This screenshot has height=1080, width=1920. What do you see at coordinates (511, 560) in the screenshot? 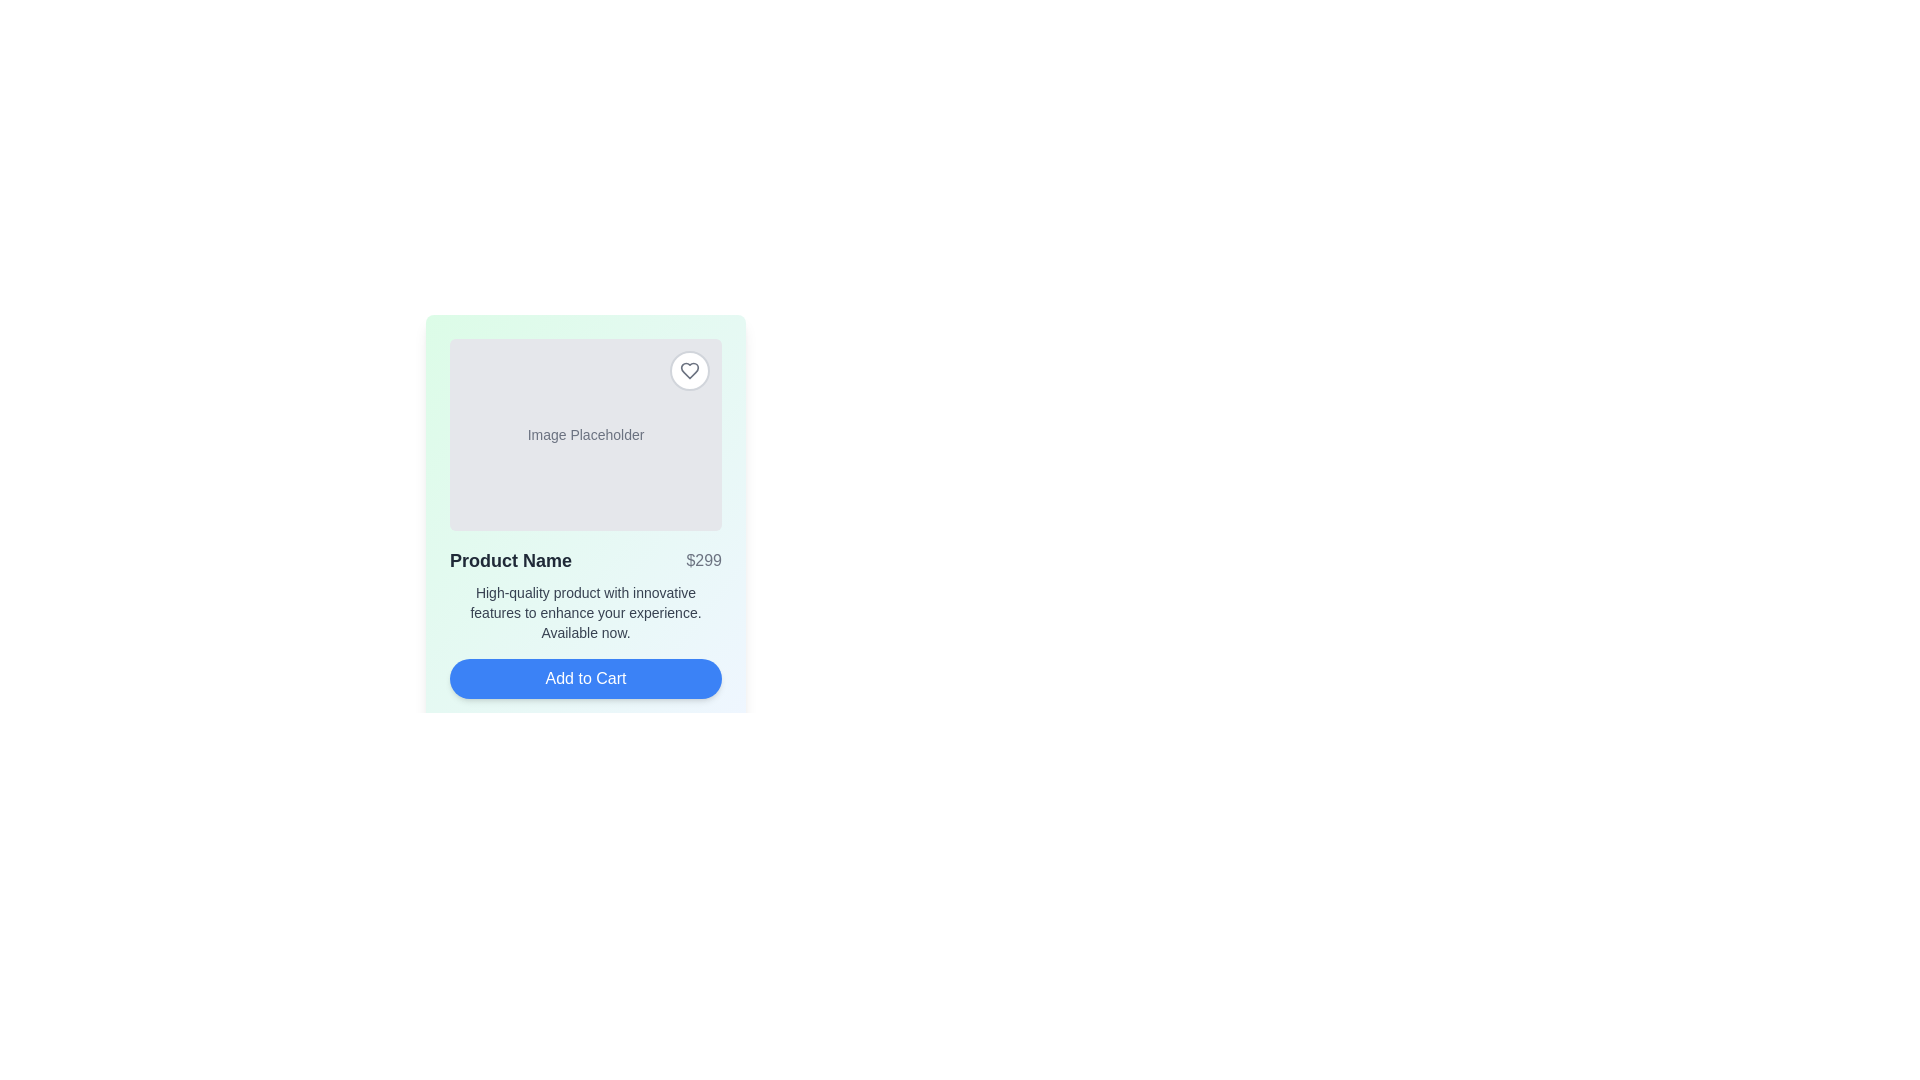
I see `the 'Product Name' text label, which is styled in bold, dark gray font and located in the product card layout, positioned below the image placeholder and aligned before the price` at bounding box center [511, 560].